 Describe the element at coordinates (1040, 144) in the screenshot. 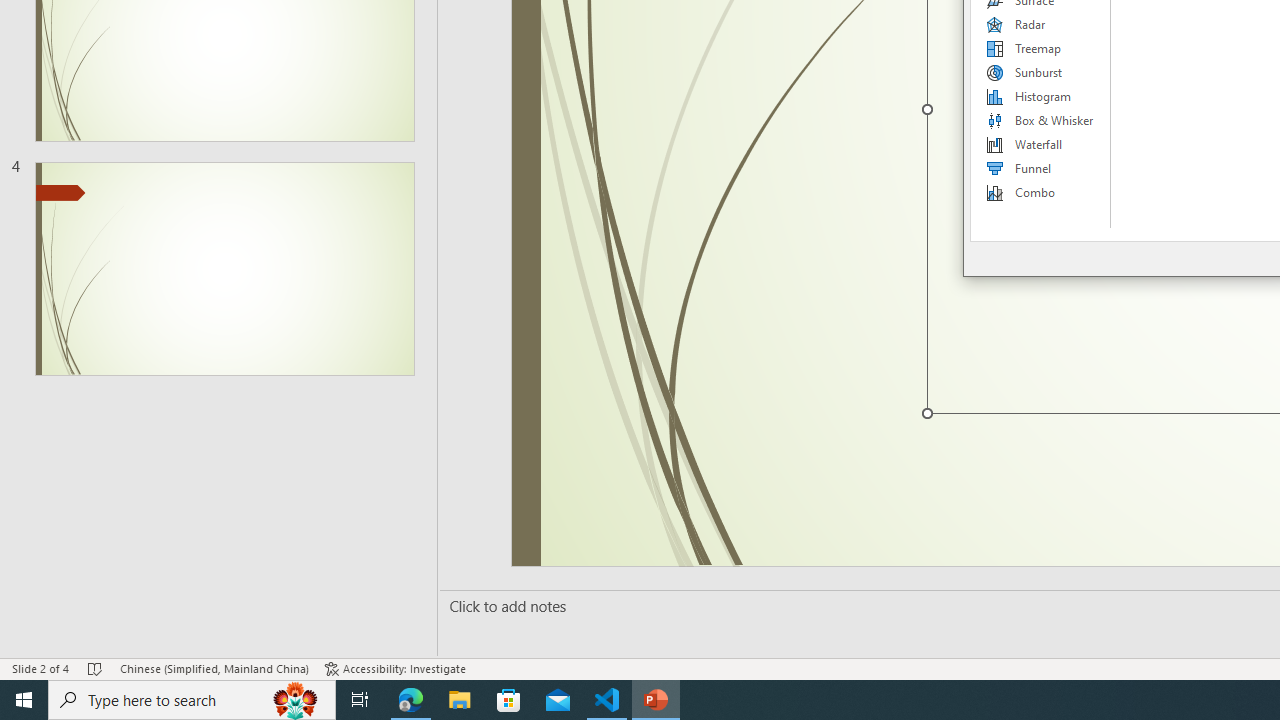

I see `'Waterfall'` at that location.